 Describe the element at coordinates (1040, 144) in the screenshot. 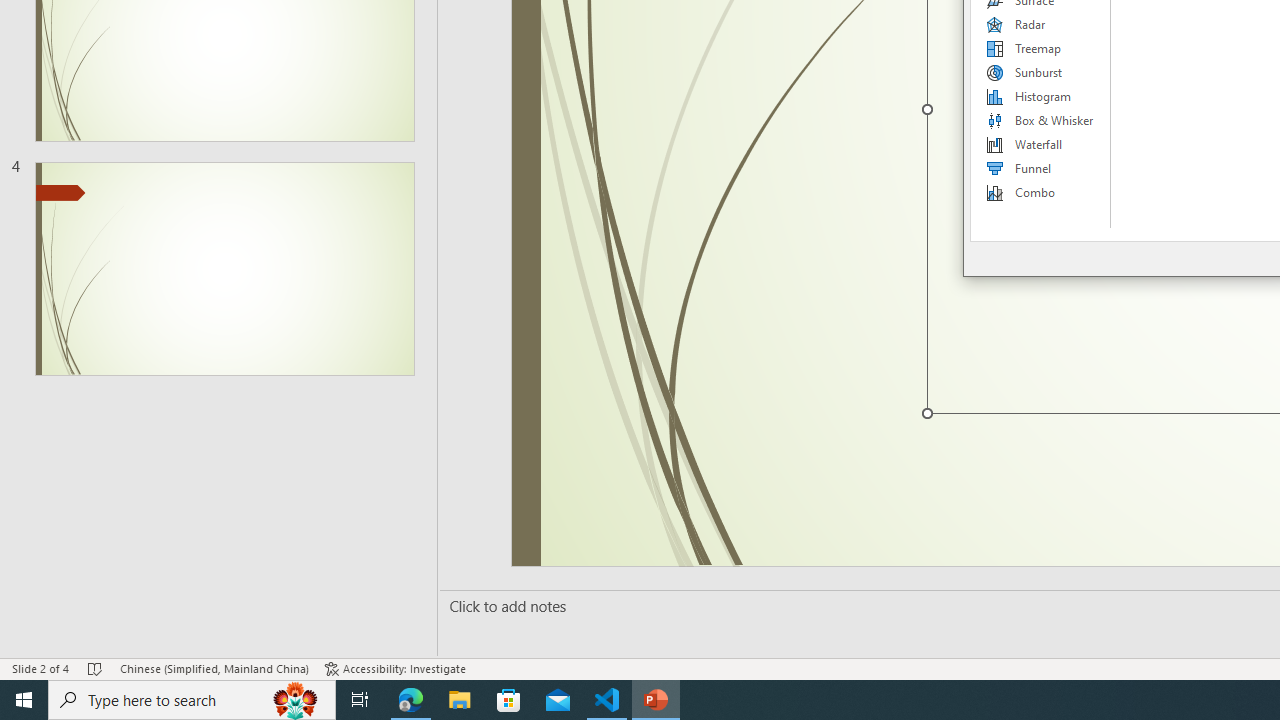

I see `'Waterfall'` at that location.